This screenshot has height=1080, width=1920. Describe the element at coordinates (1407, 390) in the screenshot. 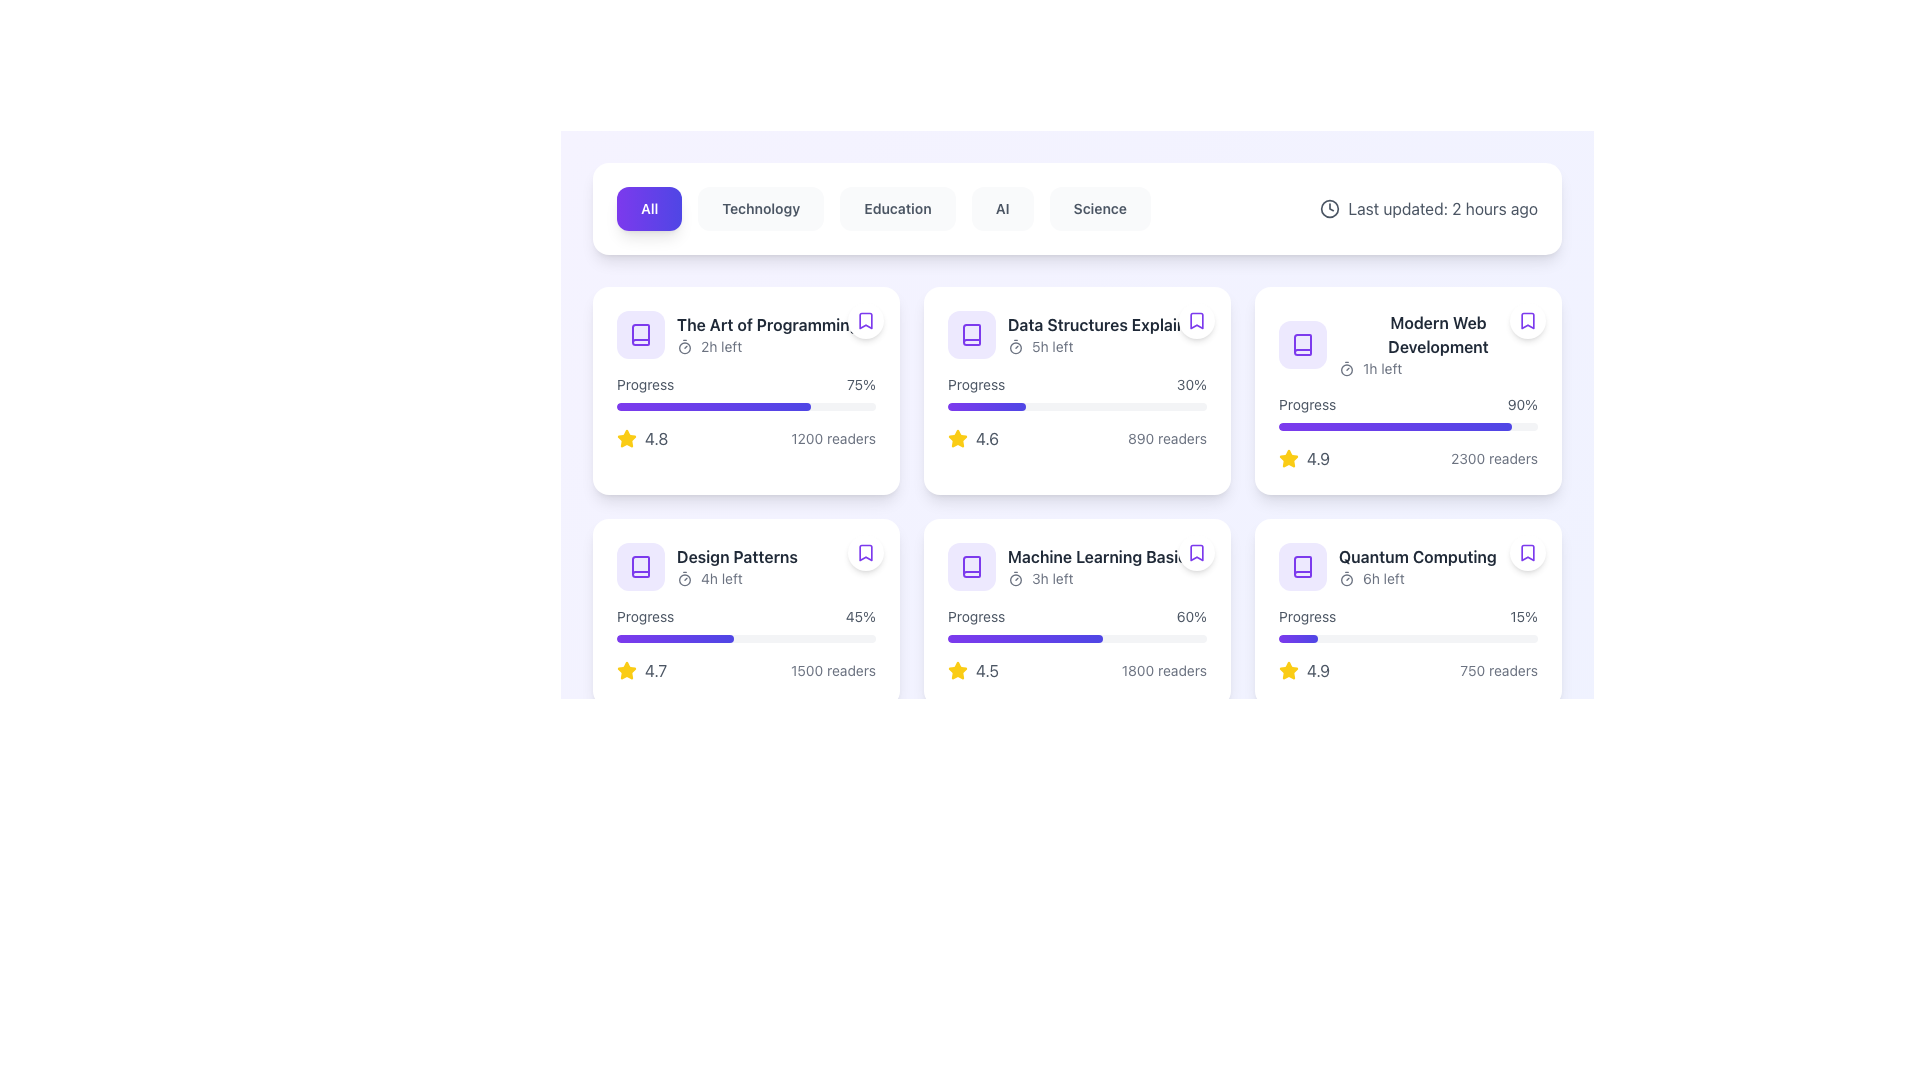

I see `the informational content card featuring a progress bar labeled '90%' and a rating of '2300 readers', located in the third column of the first row of the grid layout` at that location.